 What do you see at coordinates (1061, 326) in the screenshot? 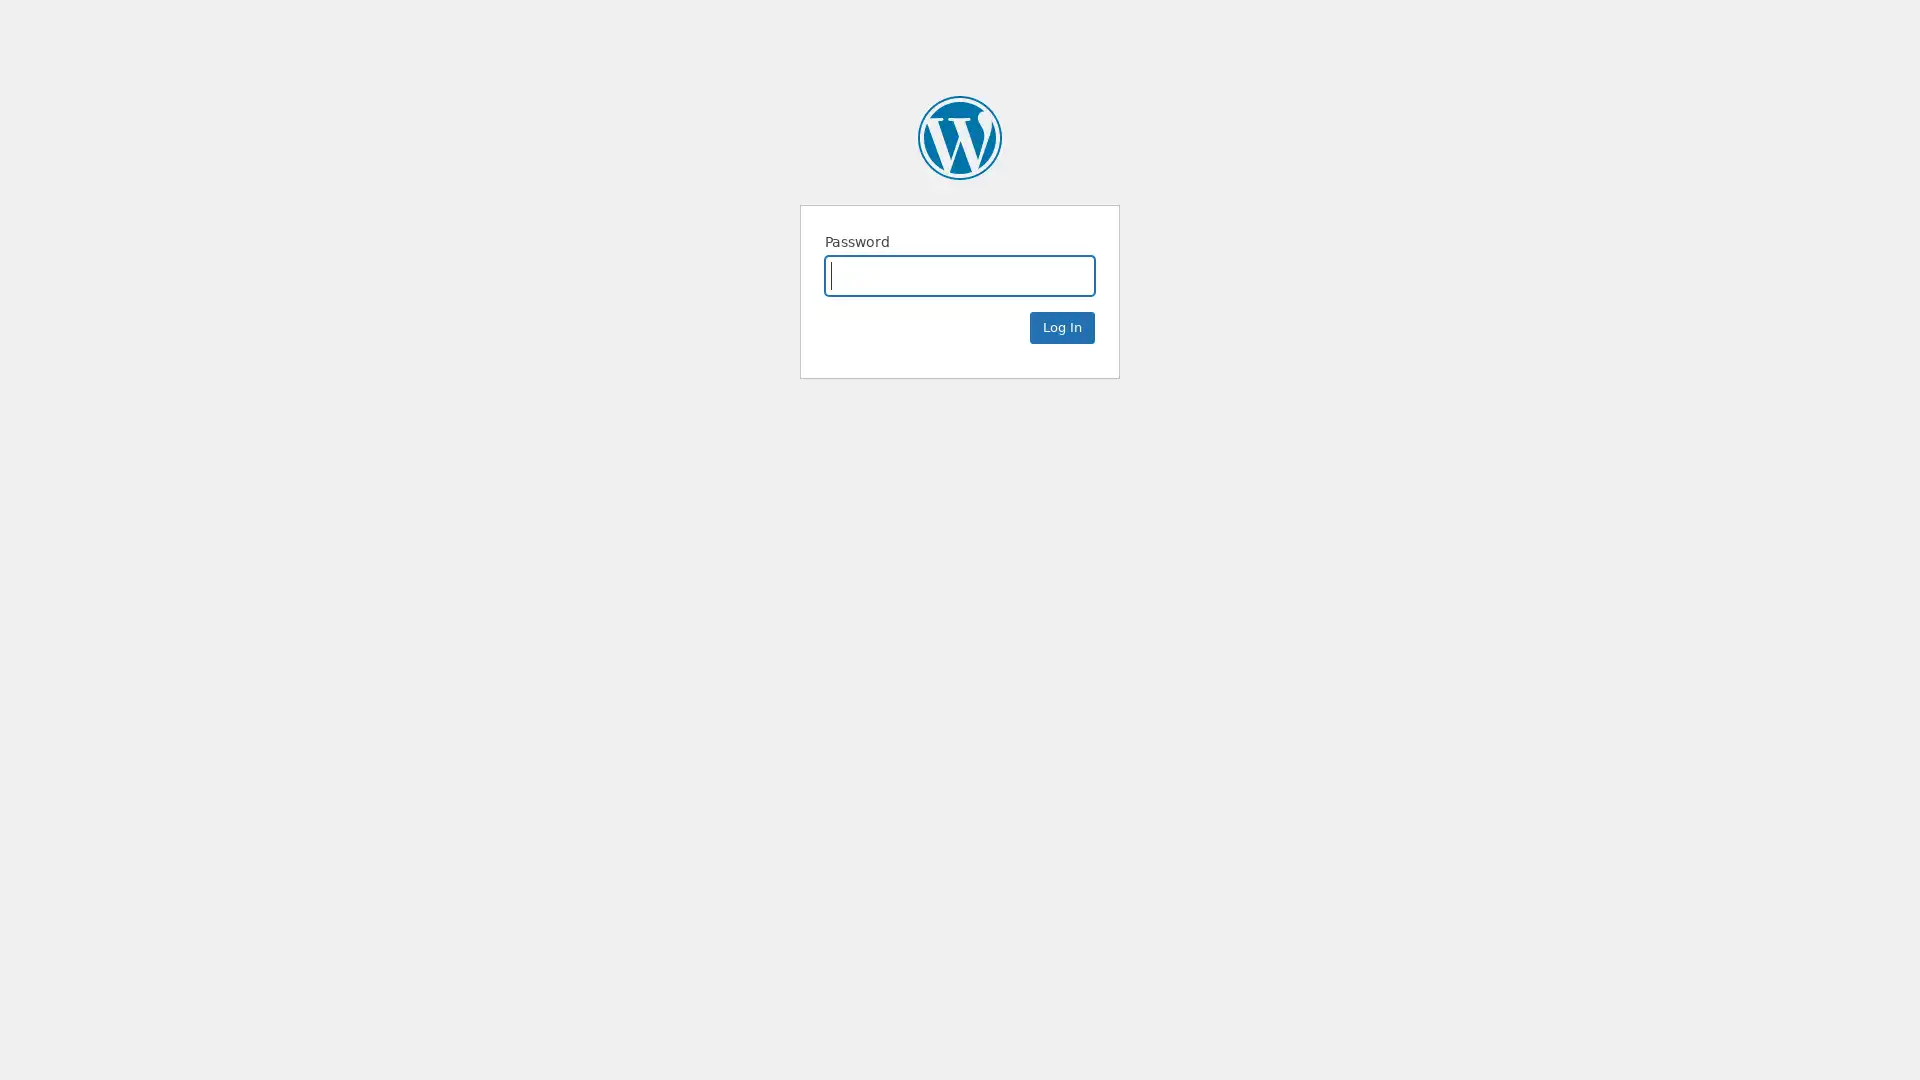
I see `Log In` at bounding box center [1061, 326].